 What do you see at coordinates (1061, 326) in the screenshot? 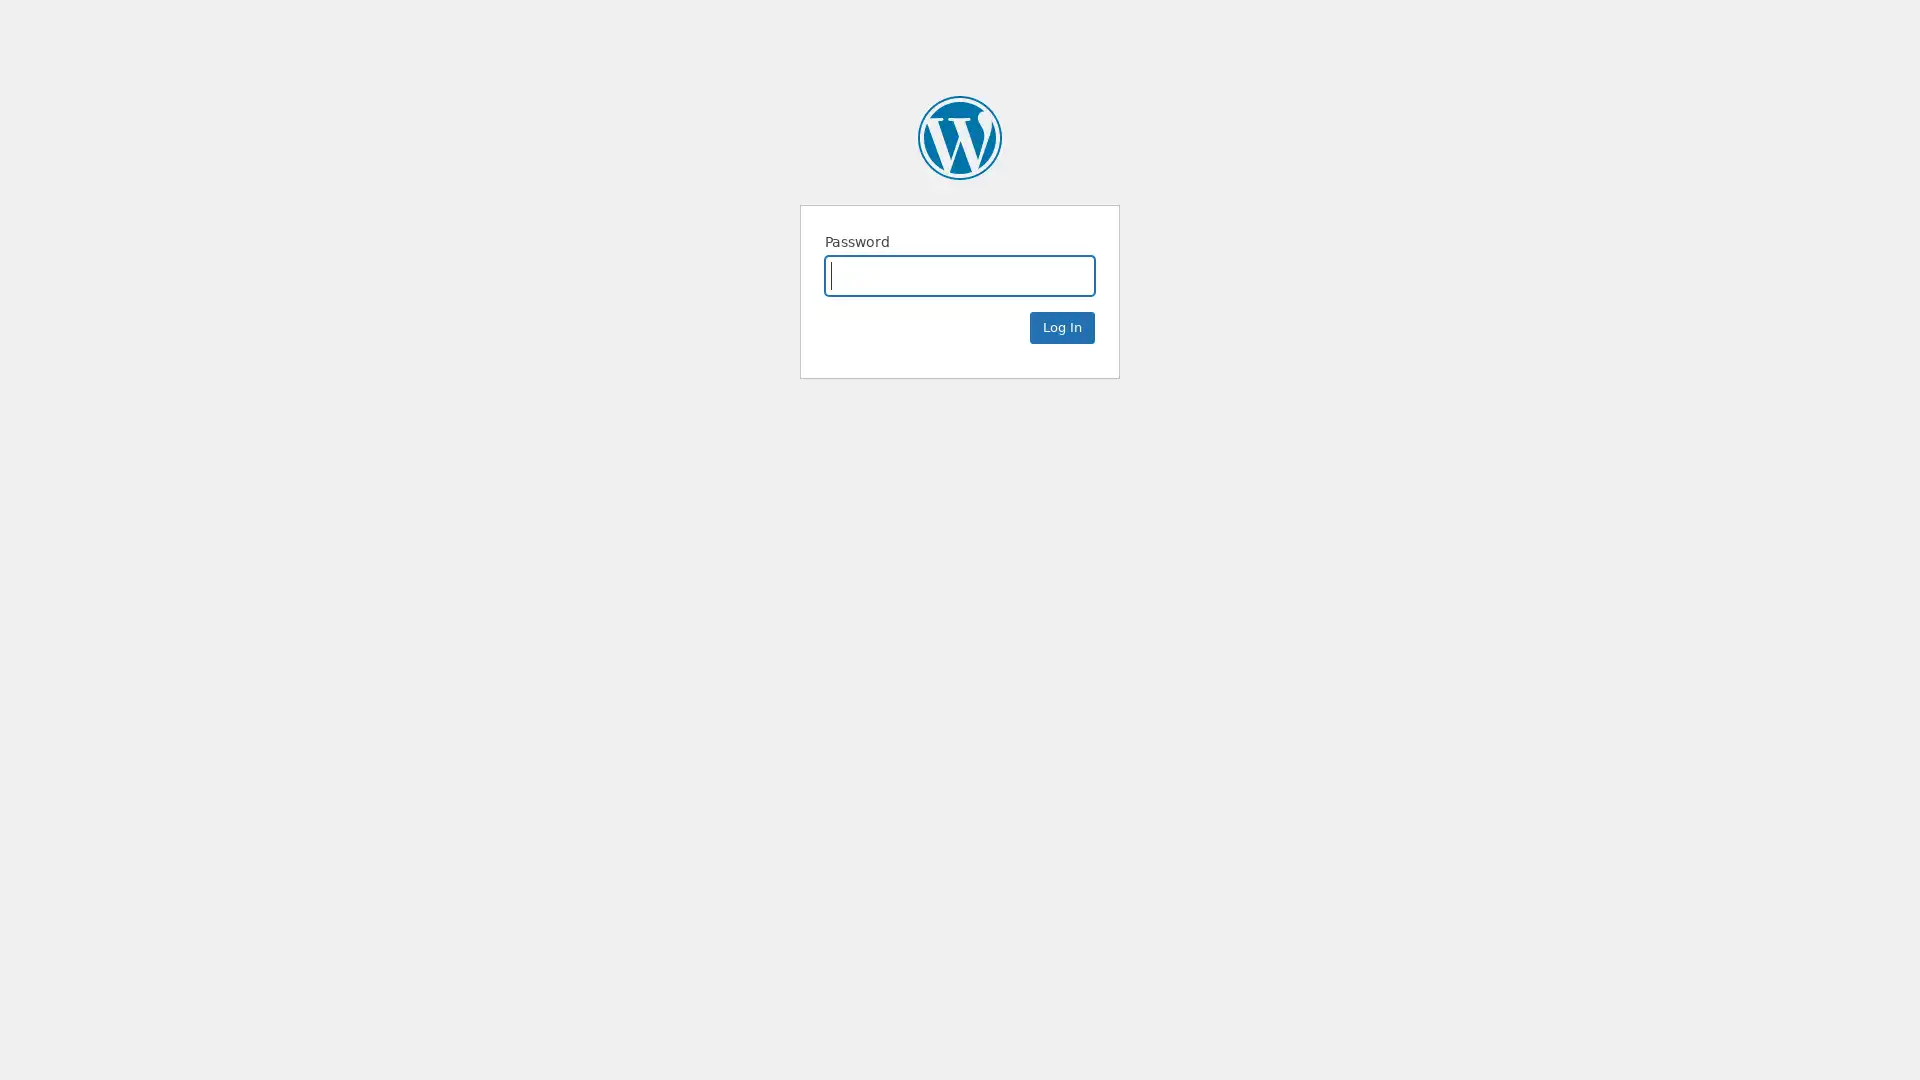
I see `Log In` at bounding box center [1061, 326].